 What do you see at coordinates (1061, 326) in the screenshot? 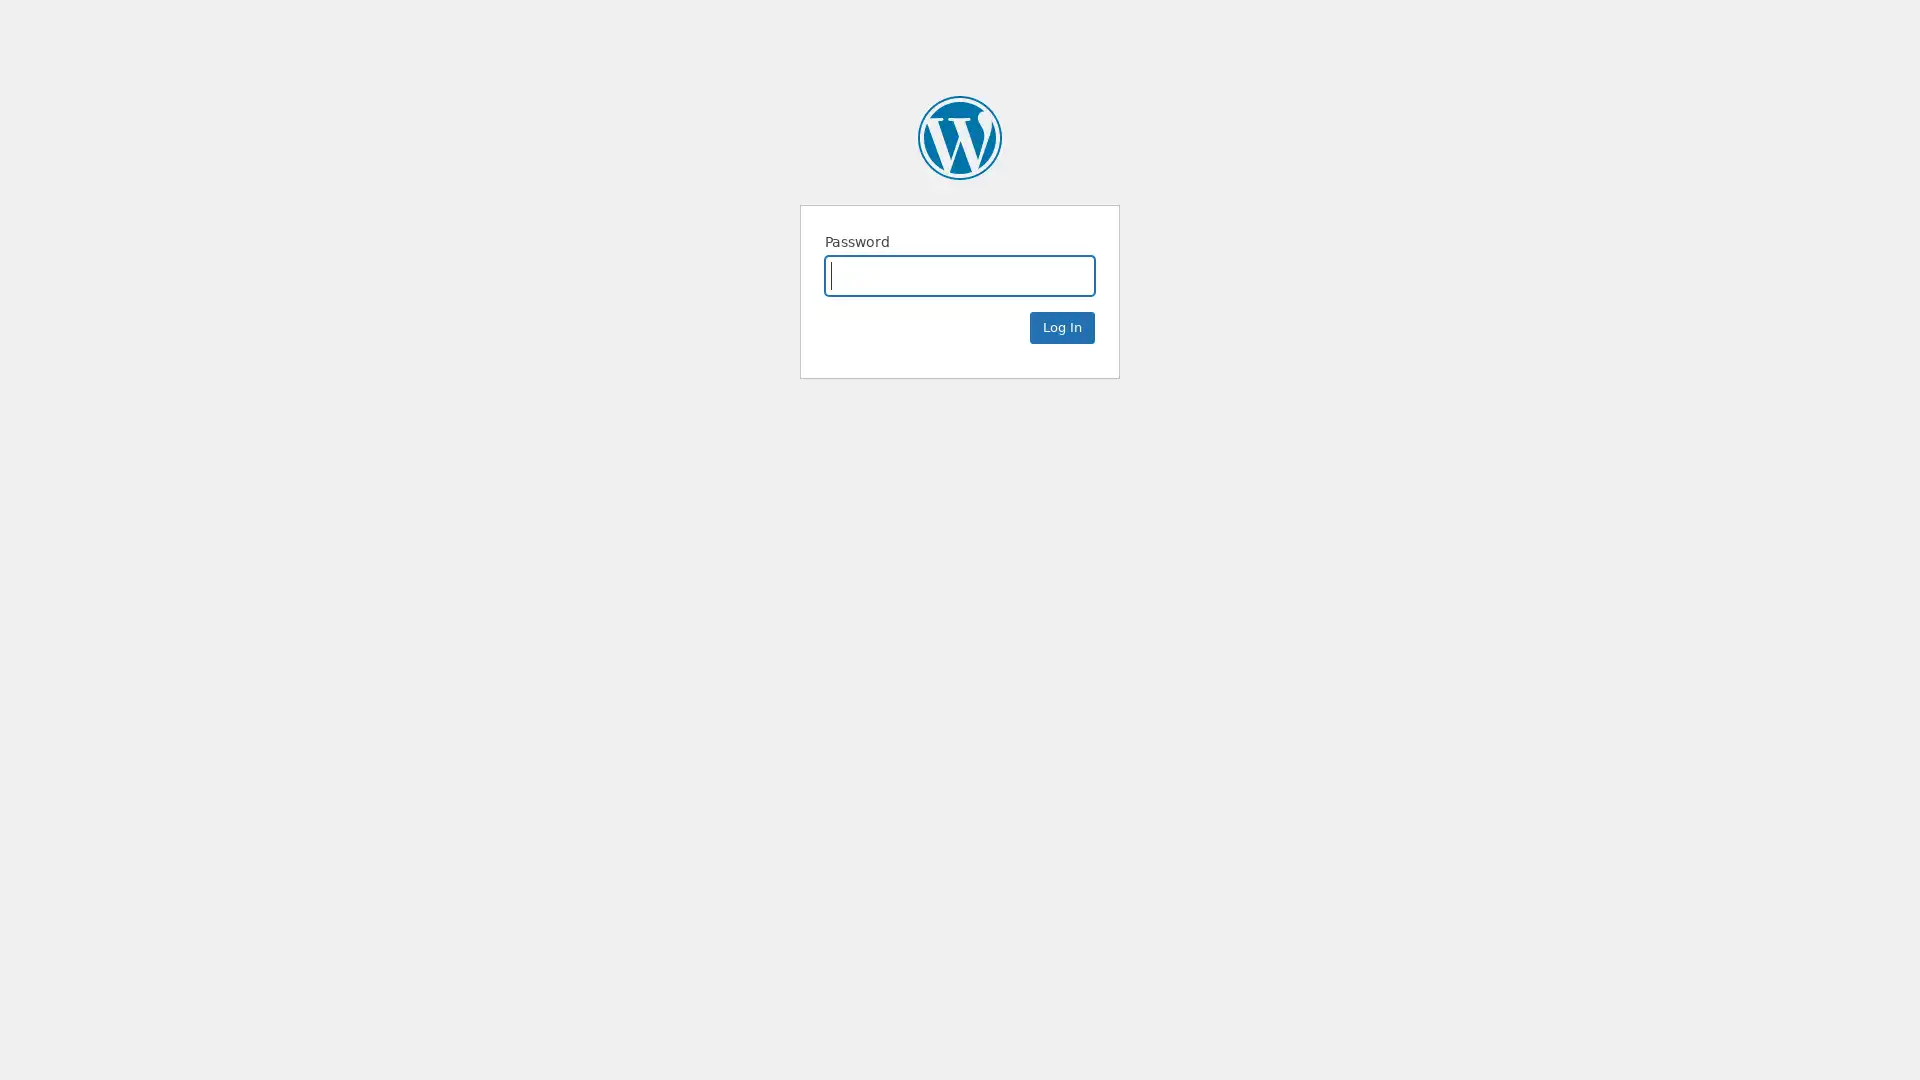
I see `Log In` at bounding box center [1061, 326].